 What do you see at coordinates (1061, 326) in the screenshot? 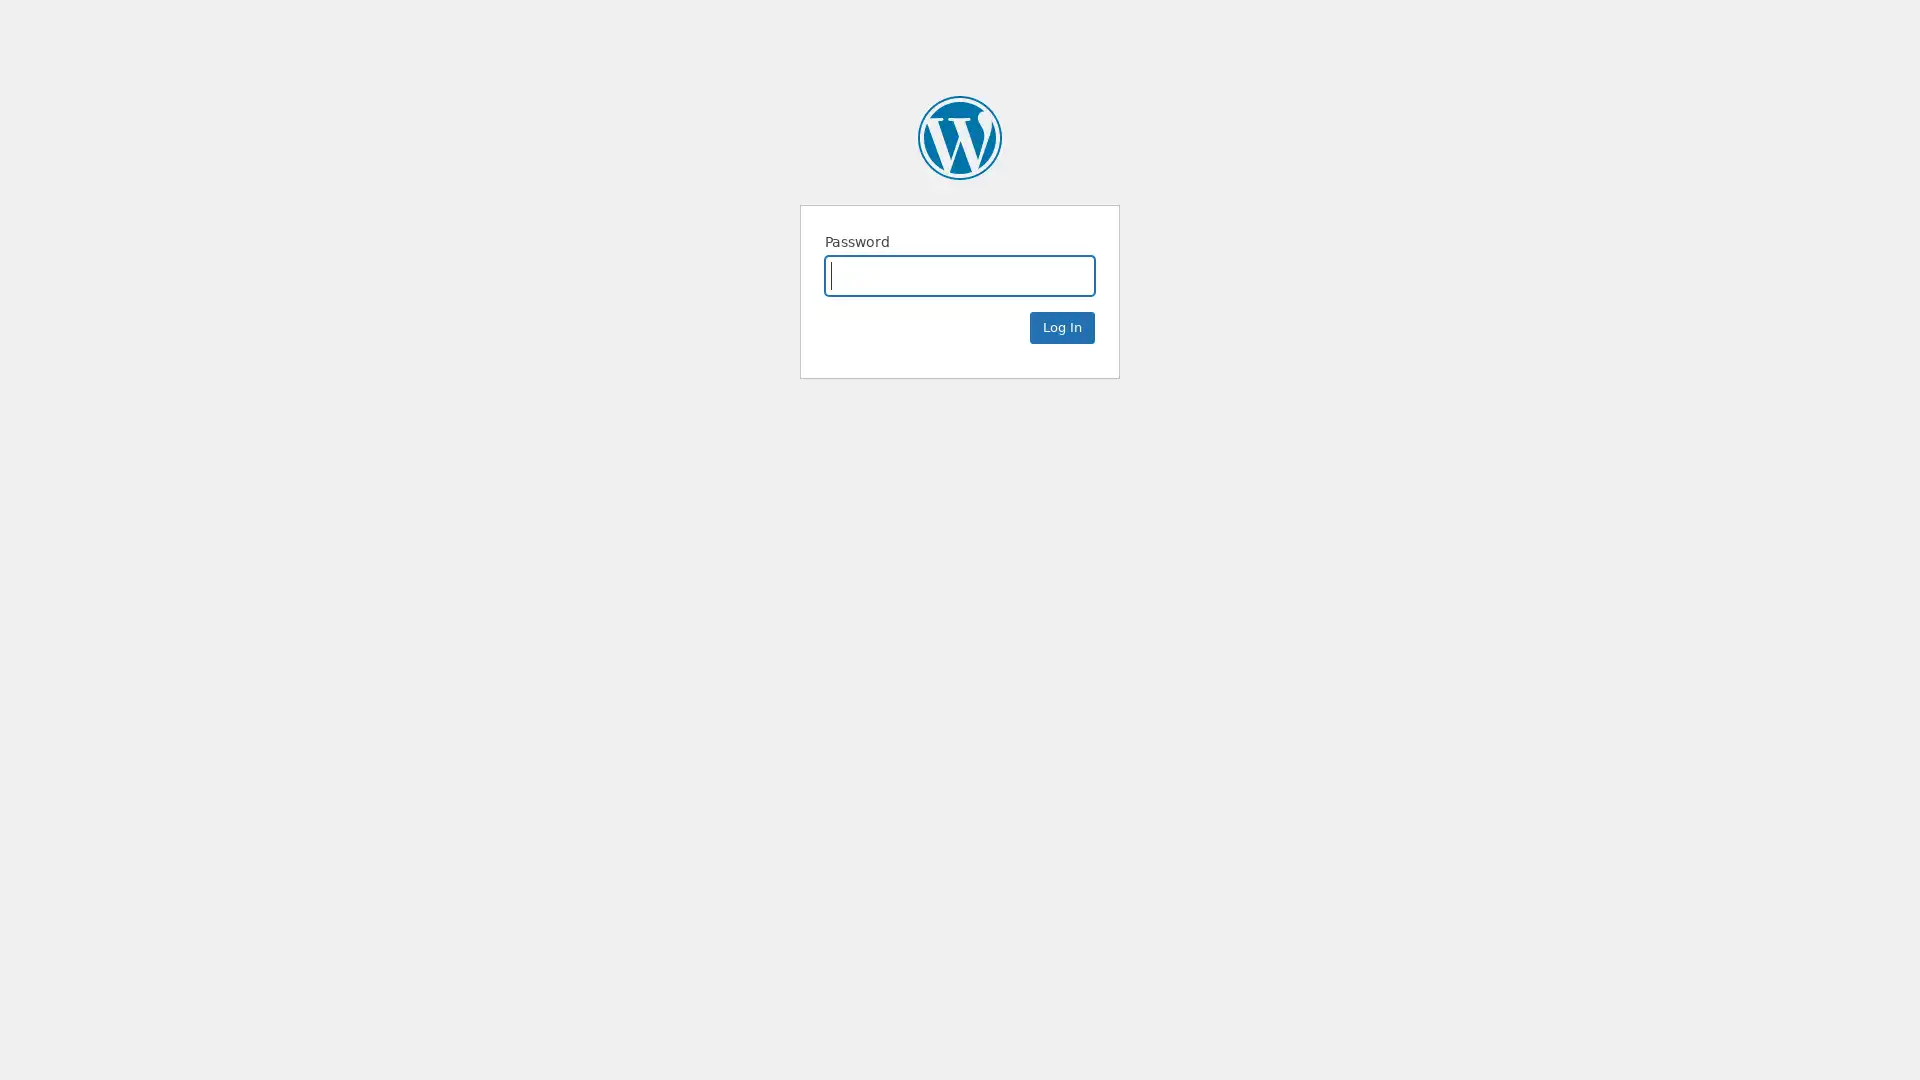
I see `Log In` at bounding box center [1061, 326].